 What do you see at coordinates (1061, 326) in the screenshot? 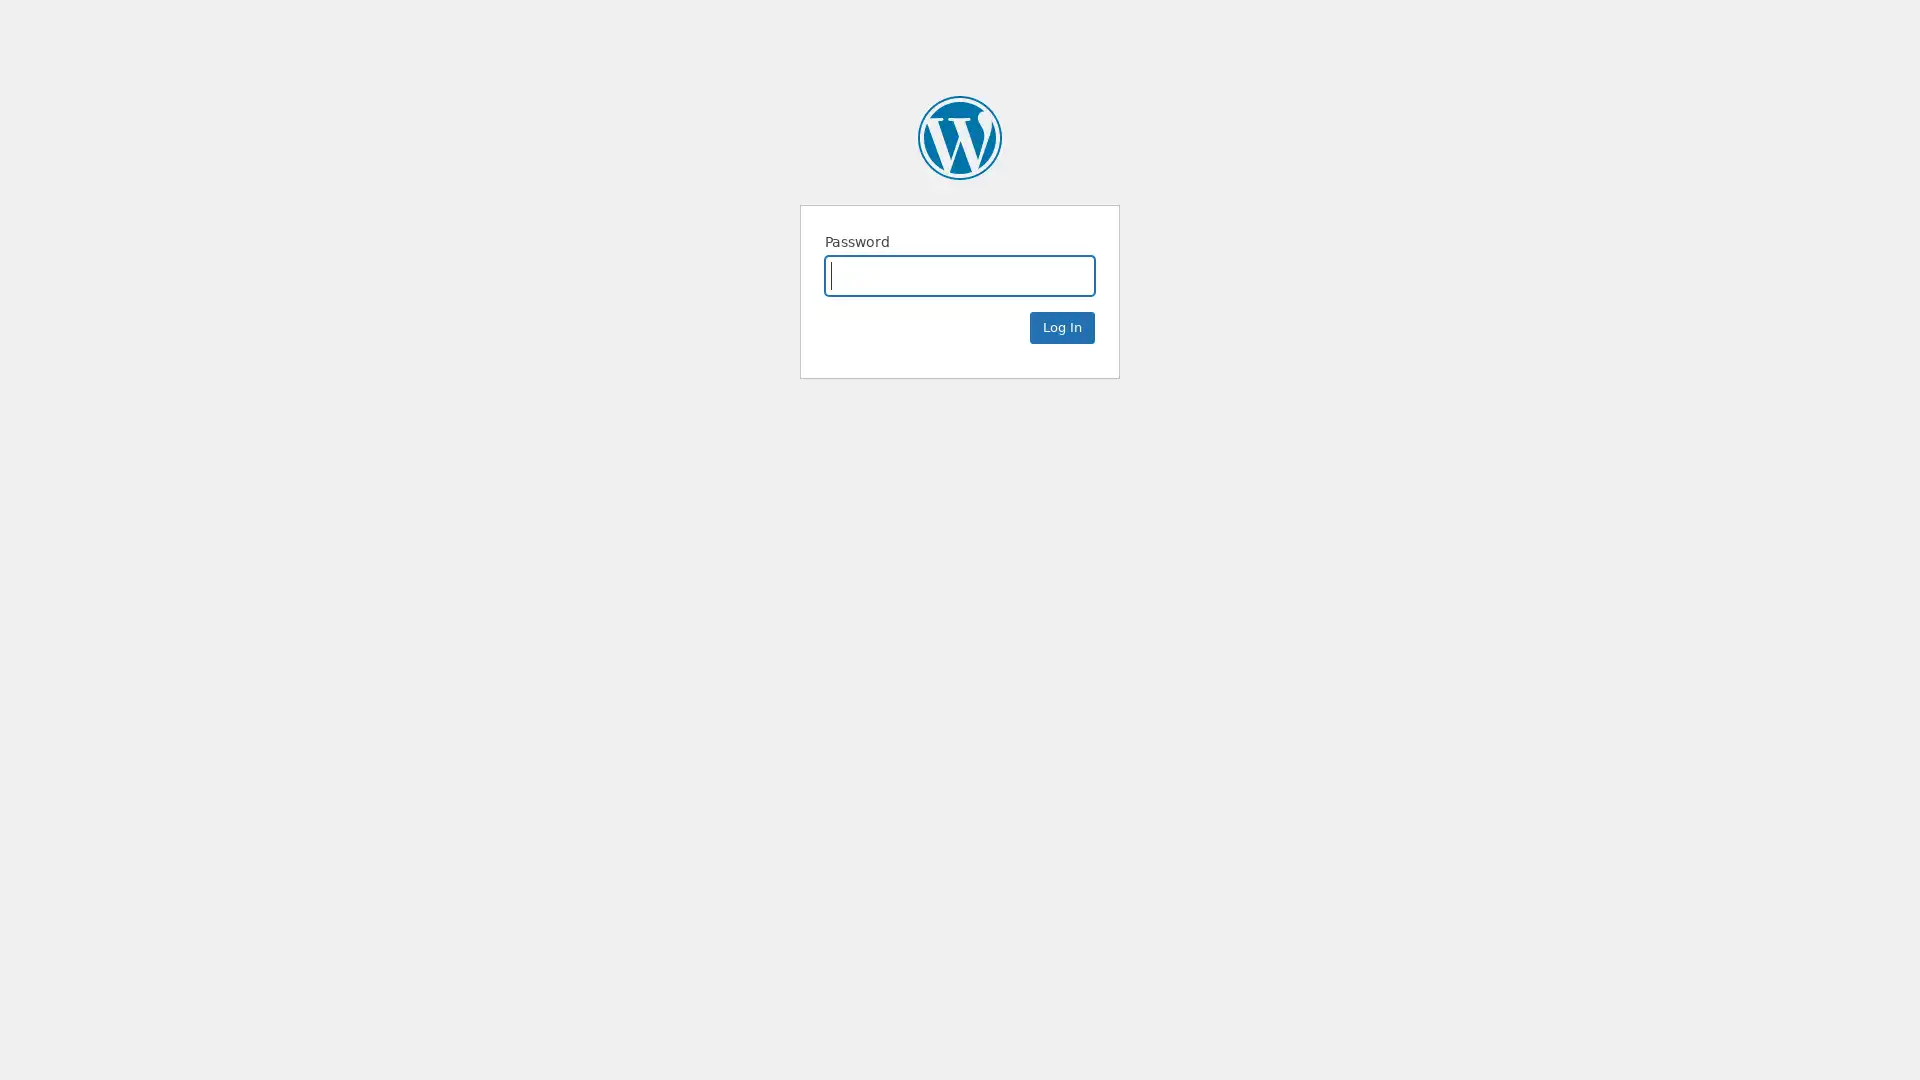
I see `Log In` at bounding box center [1061, 326].